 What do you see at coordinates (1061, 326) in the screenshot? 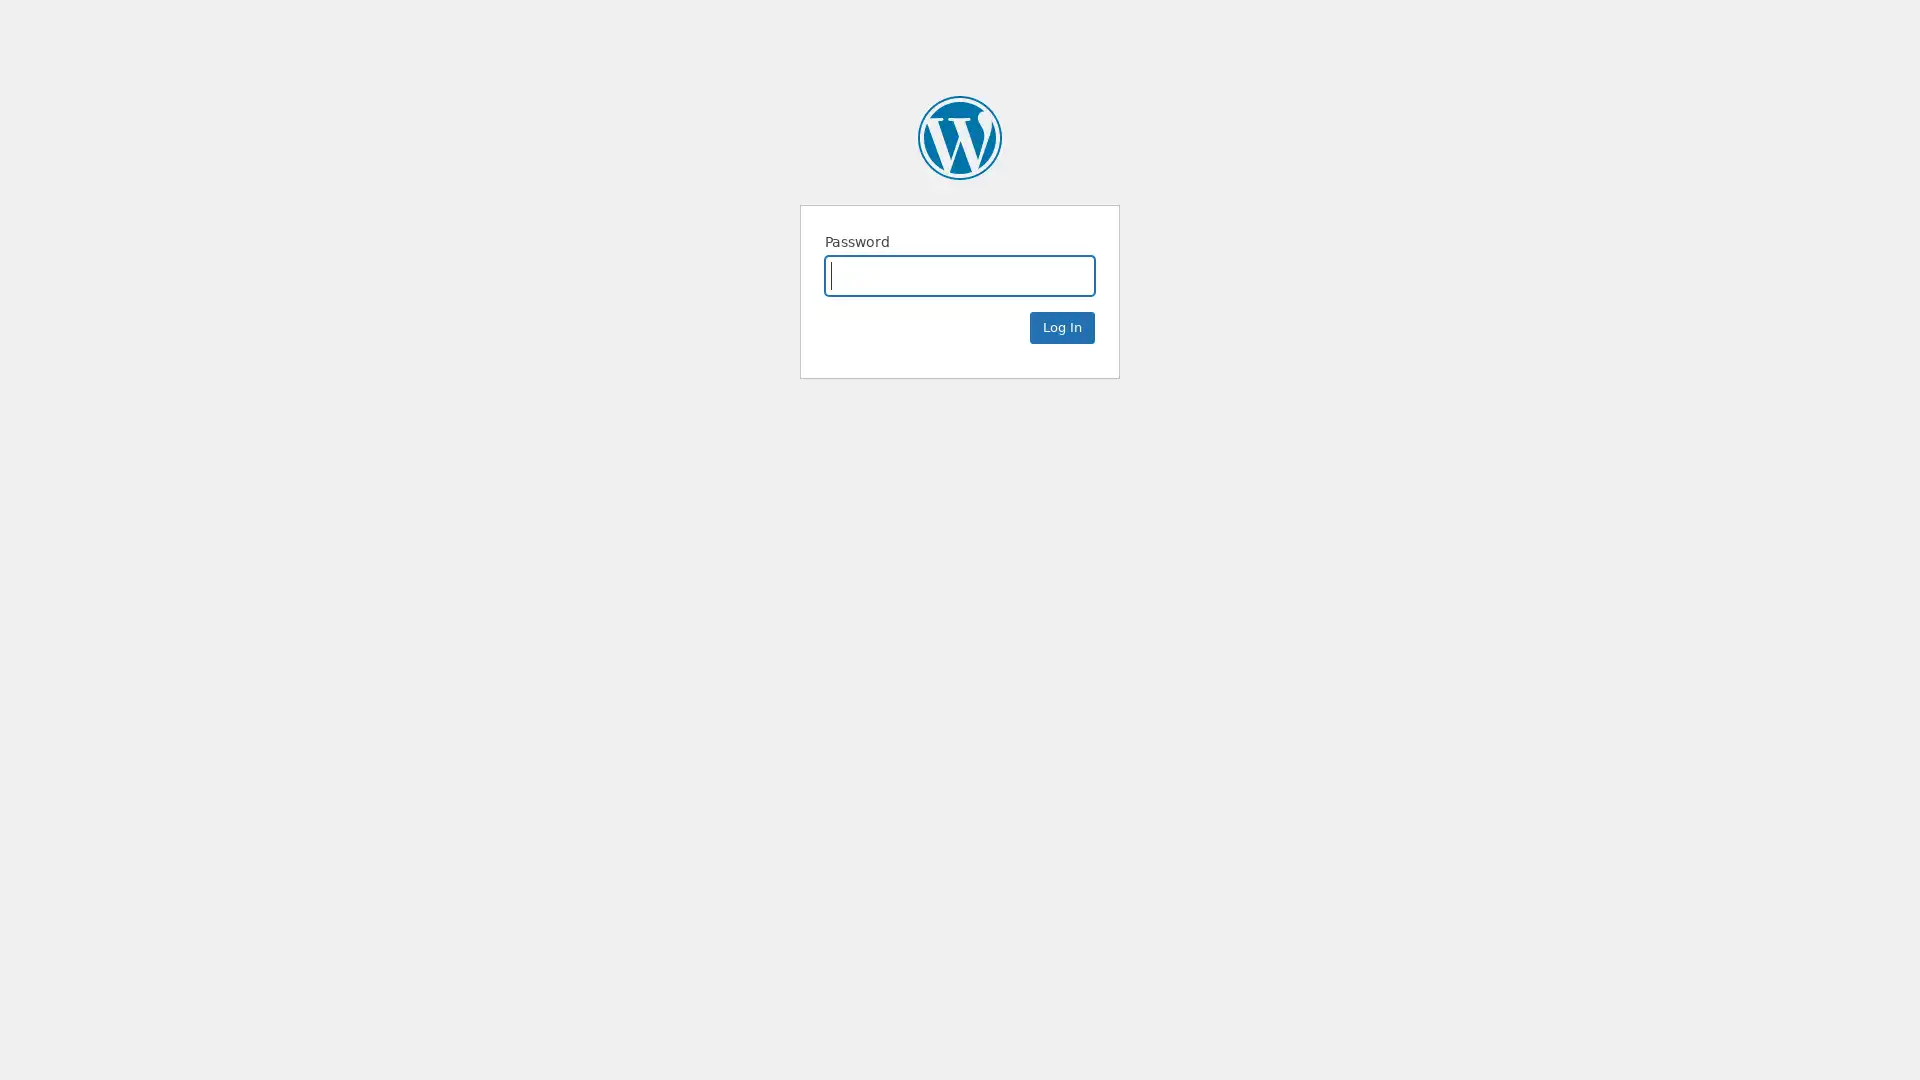
I see `Log In` at bounding box center [1061, 326].